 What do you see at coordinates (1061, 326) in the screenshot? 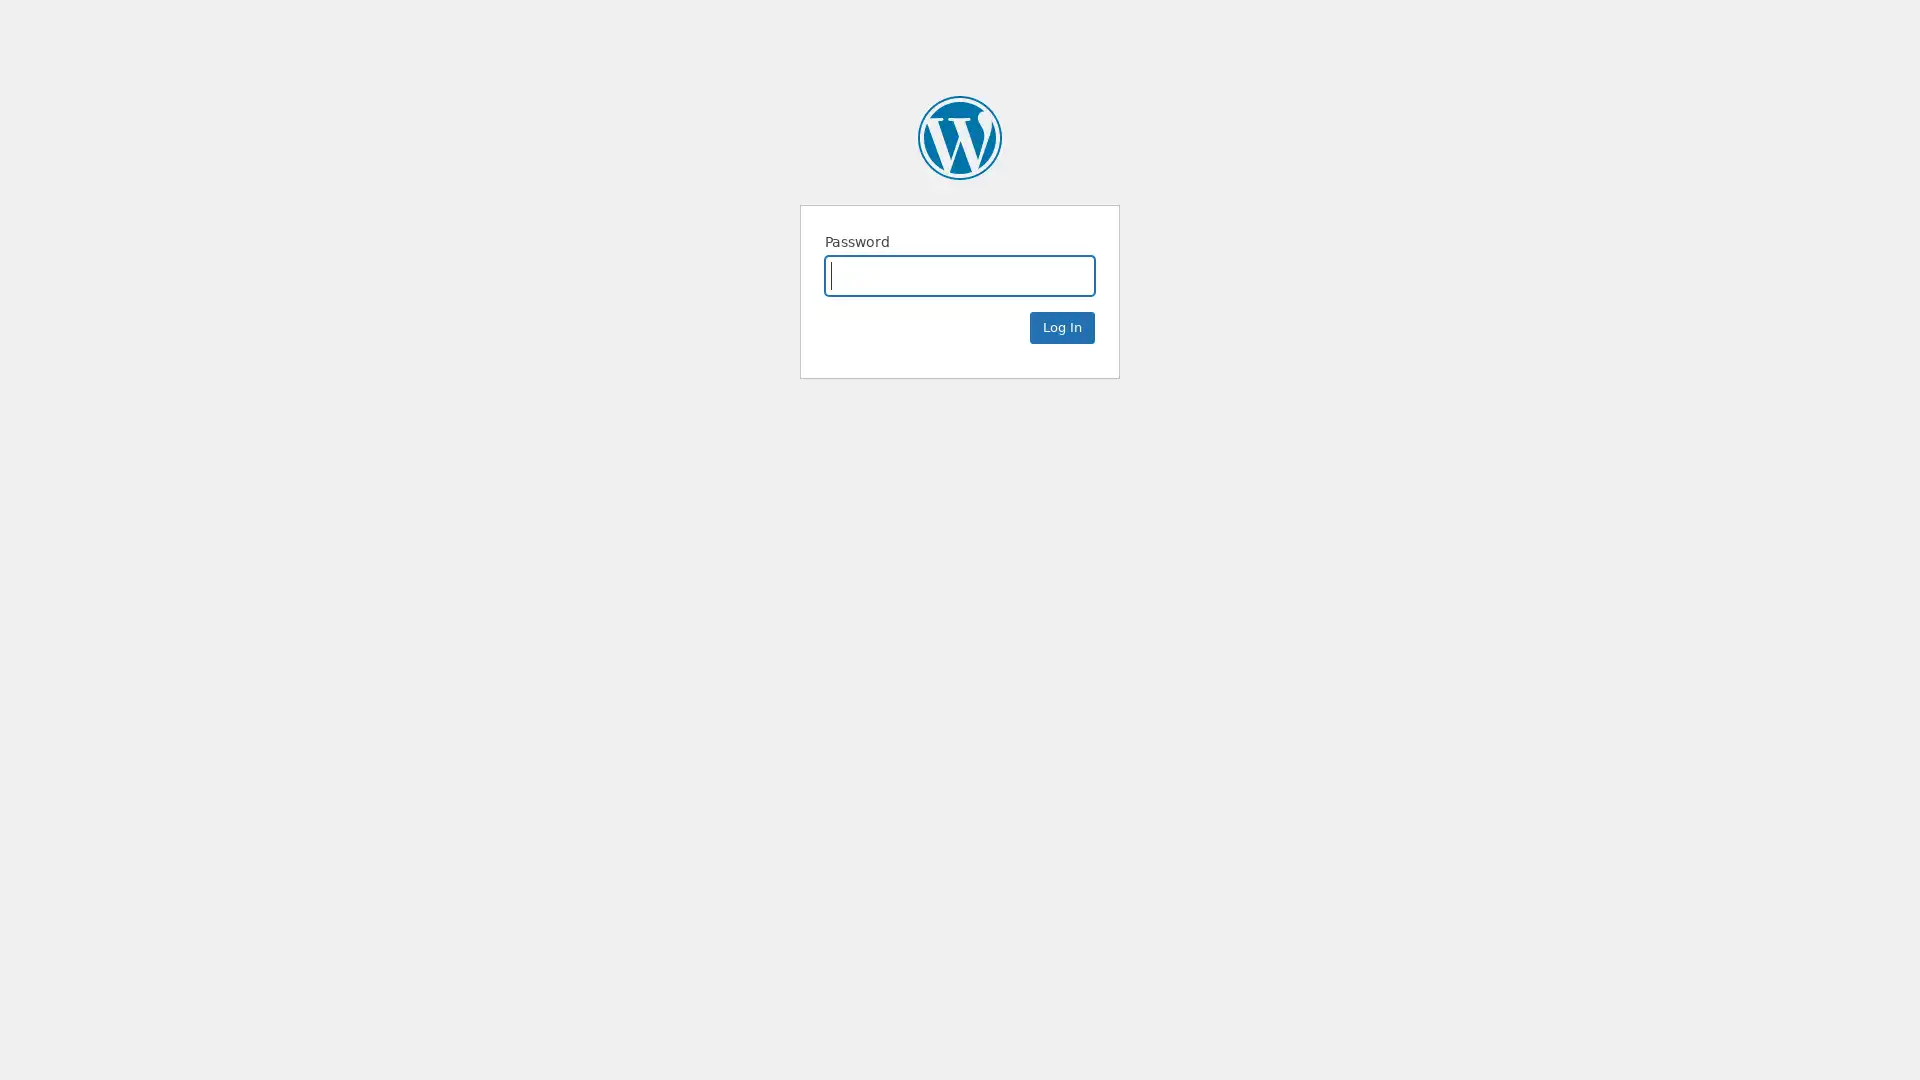
I see `Log In` at bounding box center [1061, 326].